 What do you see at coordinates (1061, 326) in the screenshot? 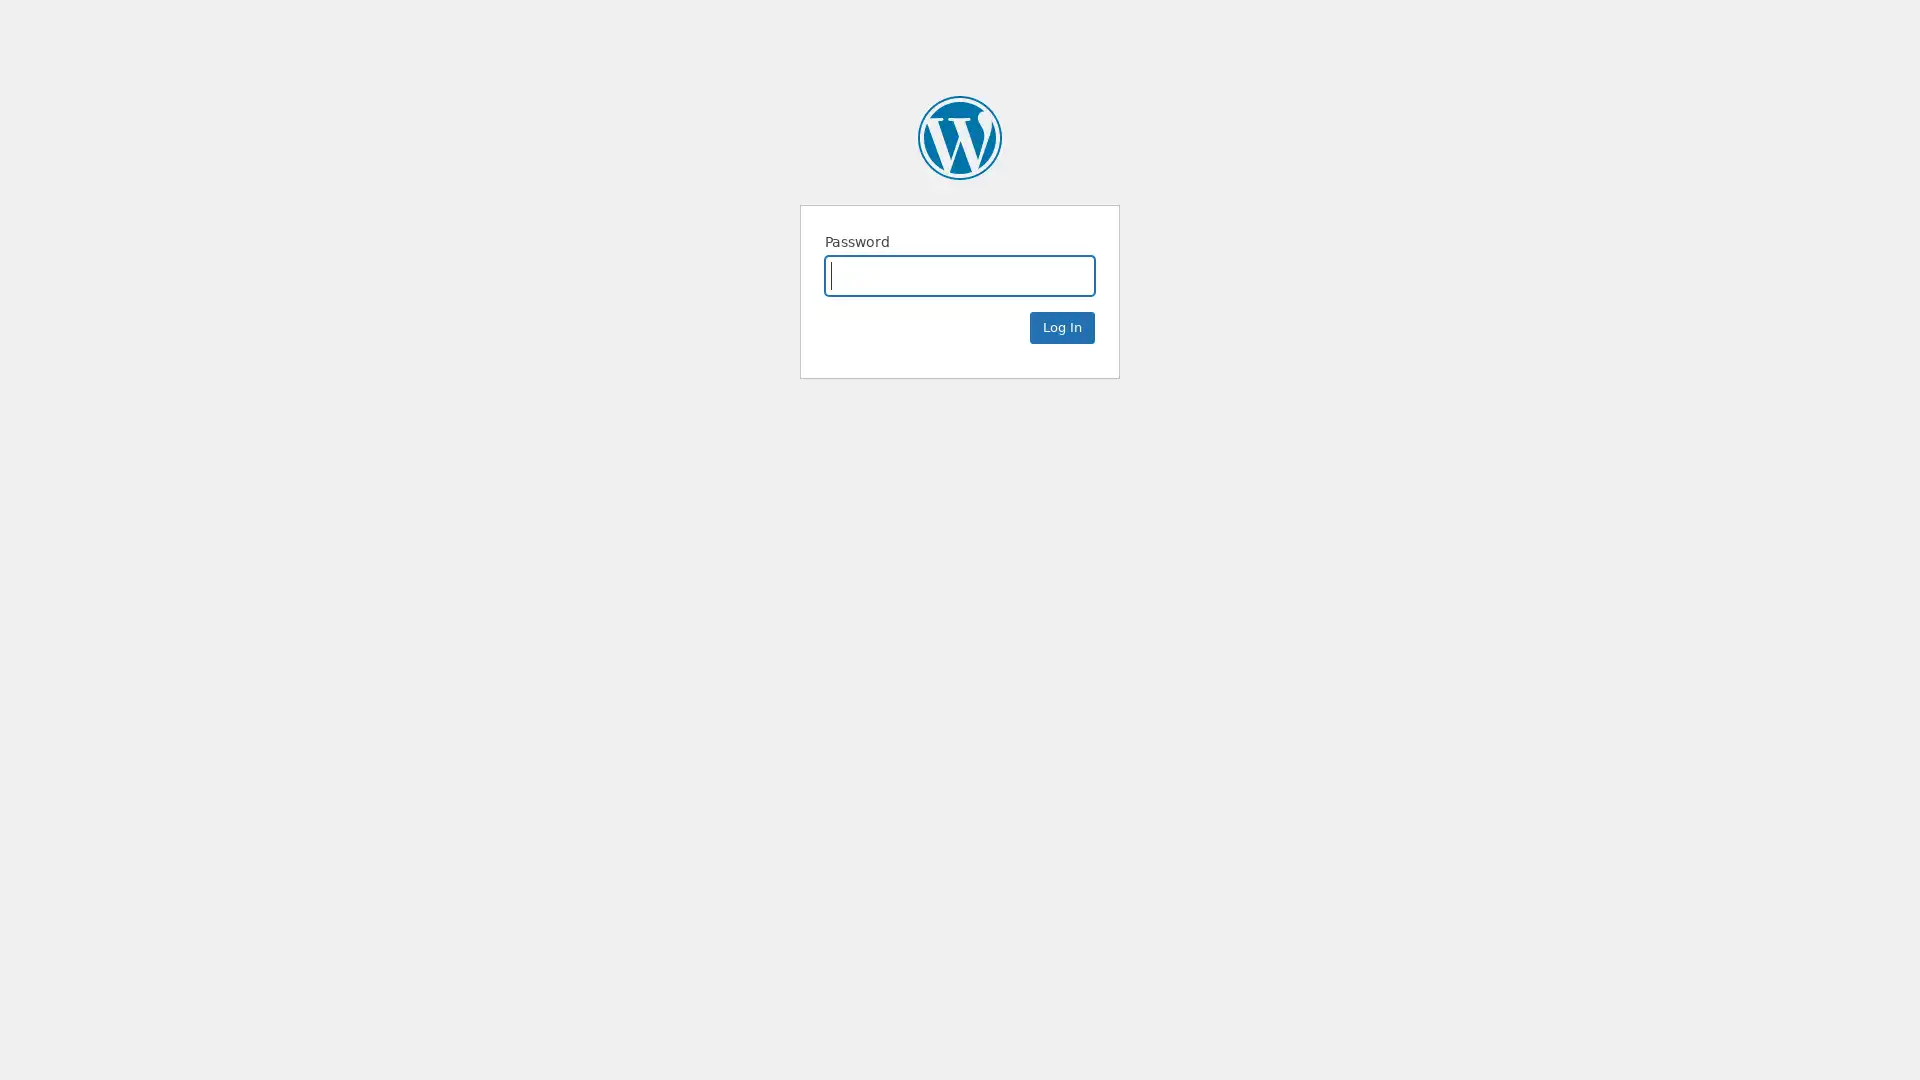
I see `Log In` at bounding box center [1061, 326].